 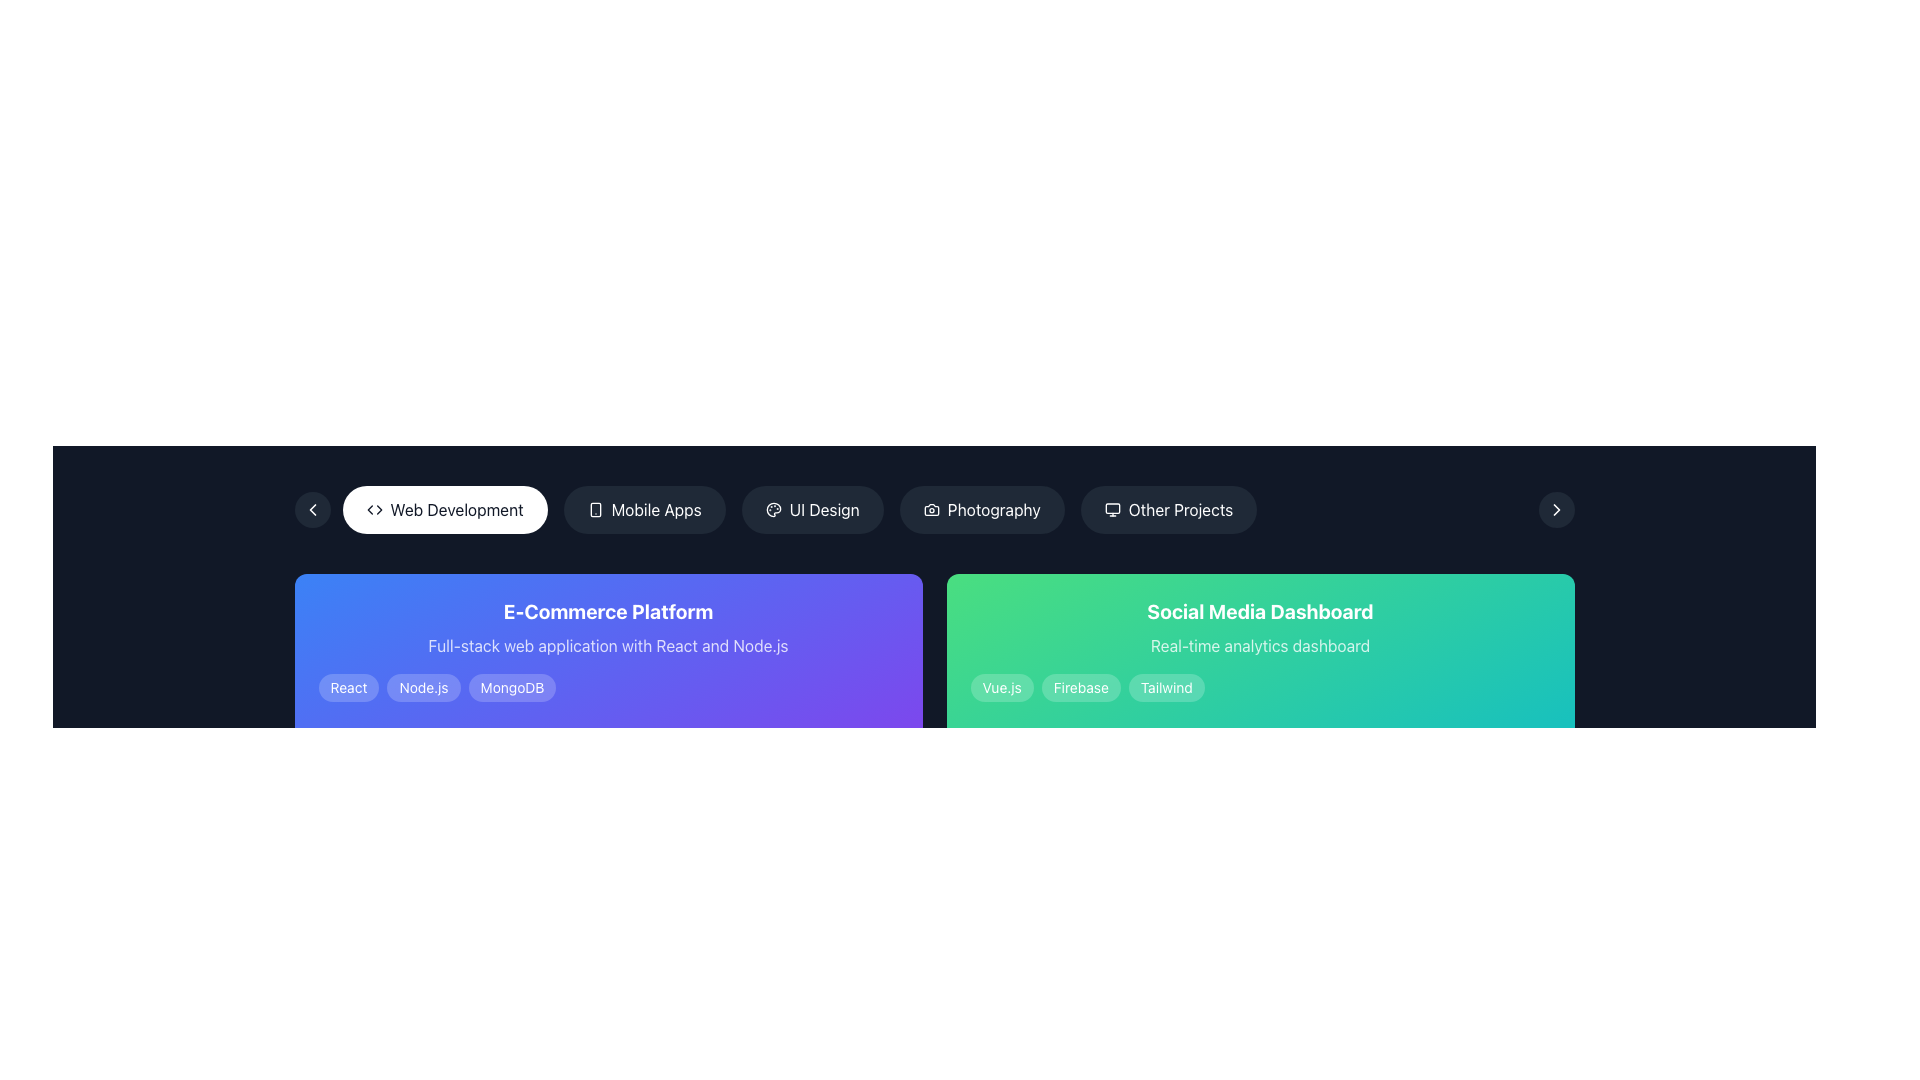 What do you see at coordinates (656, 508) in the screenshot?
I see `the 'Mobile Apps' text label within the navigation button` at bounding box center [656, 508].